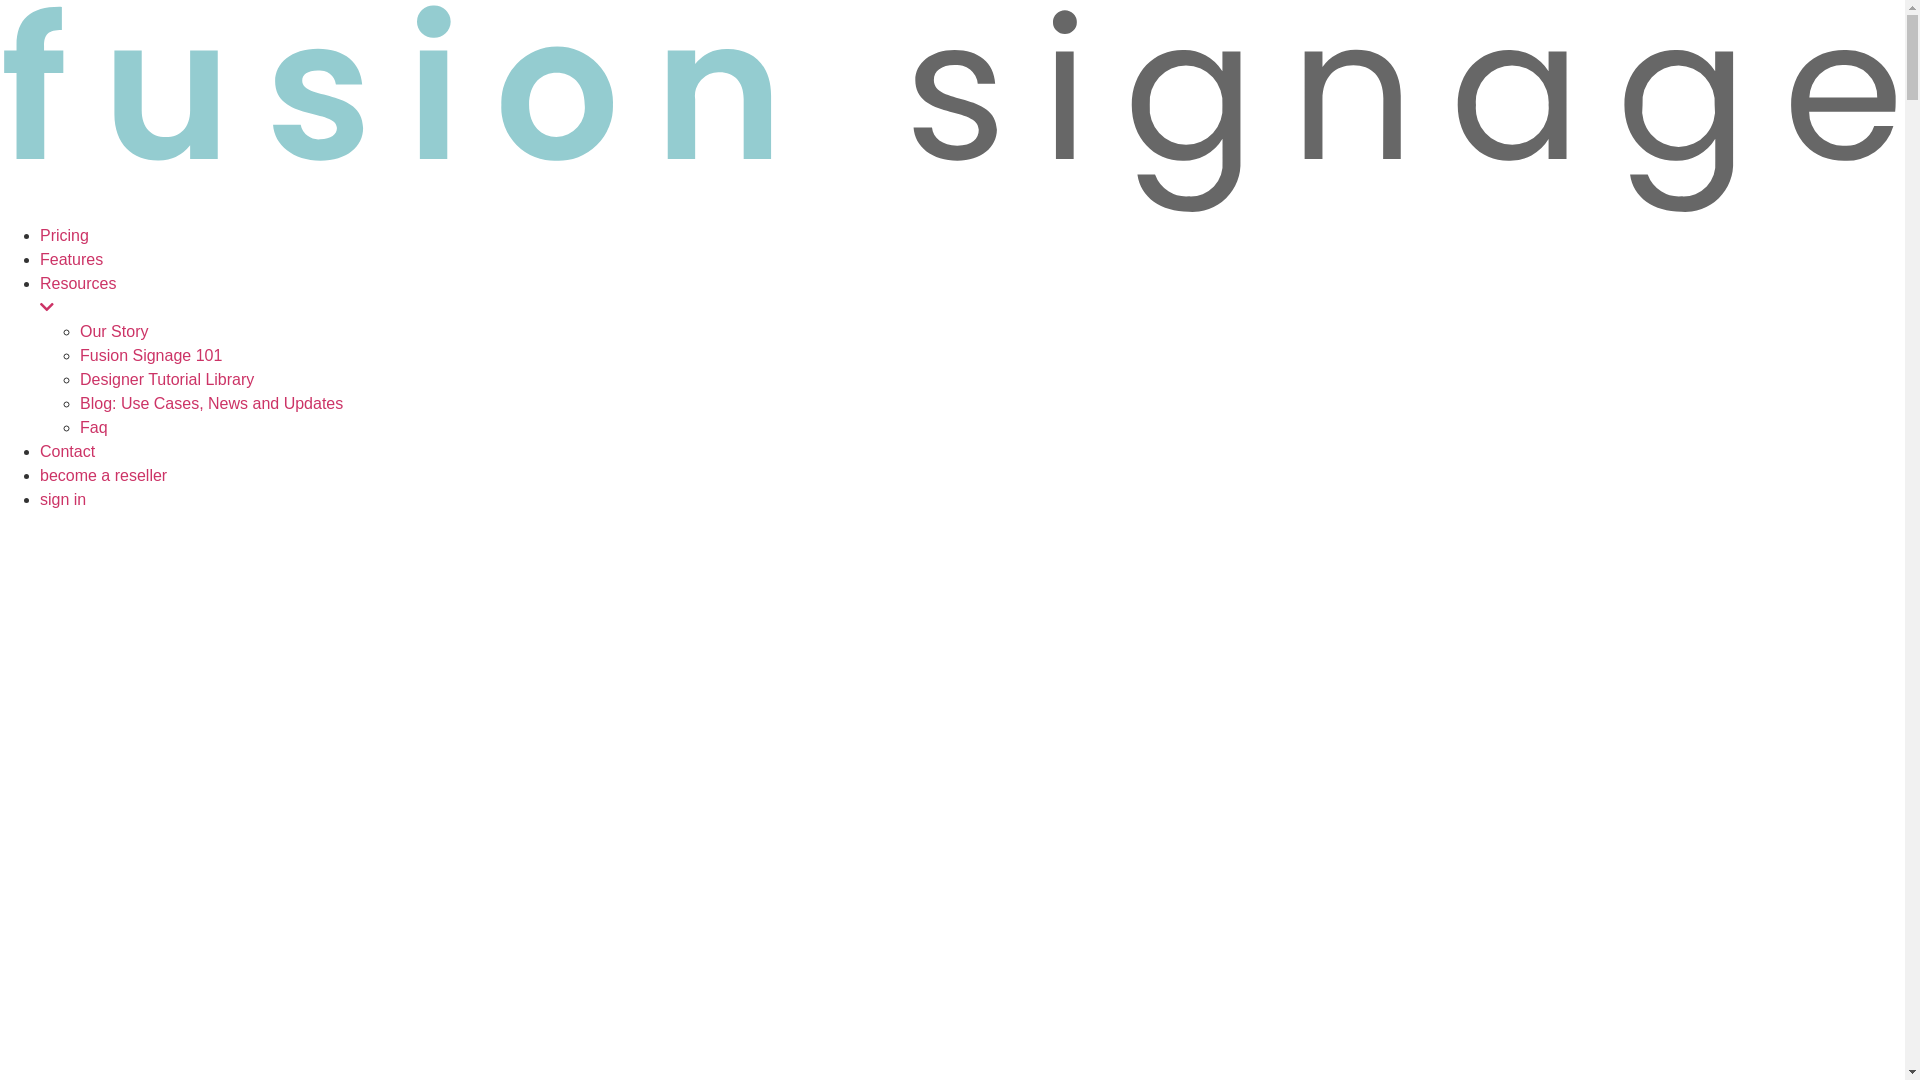 This screenshot has height=1080, width=1920. Describe the element at coordinates (39, 451) in the screenshot. I see `'Contact'` at that location.